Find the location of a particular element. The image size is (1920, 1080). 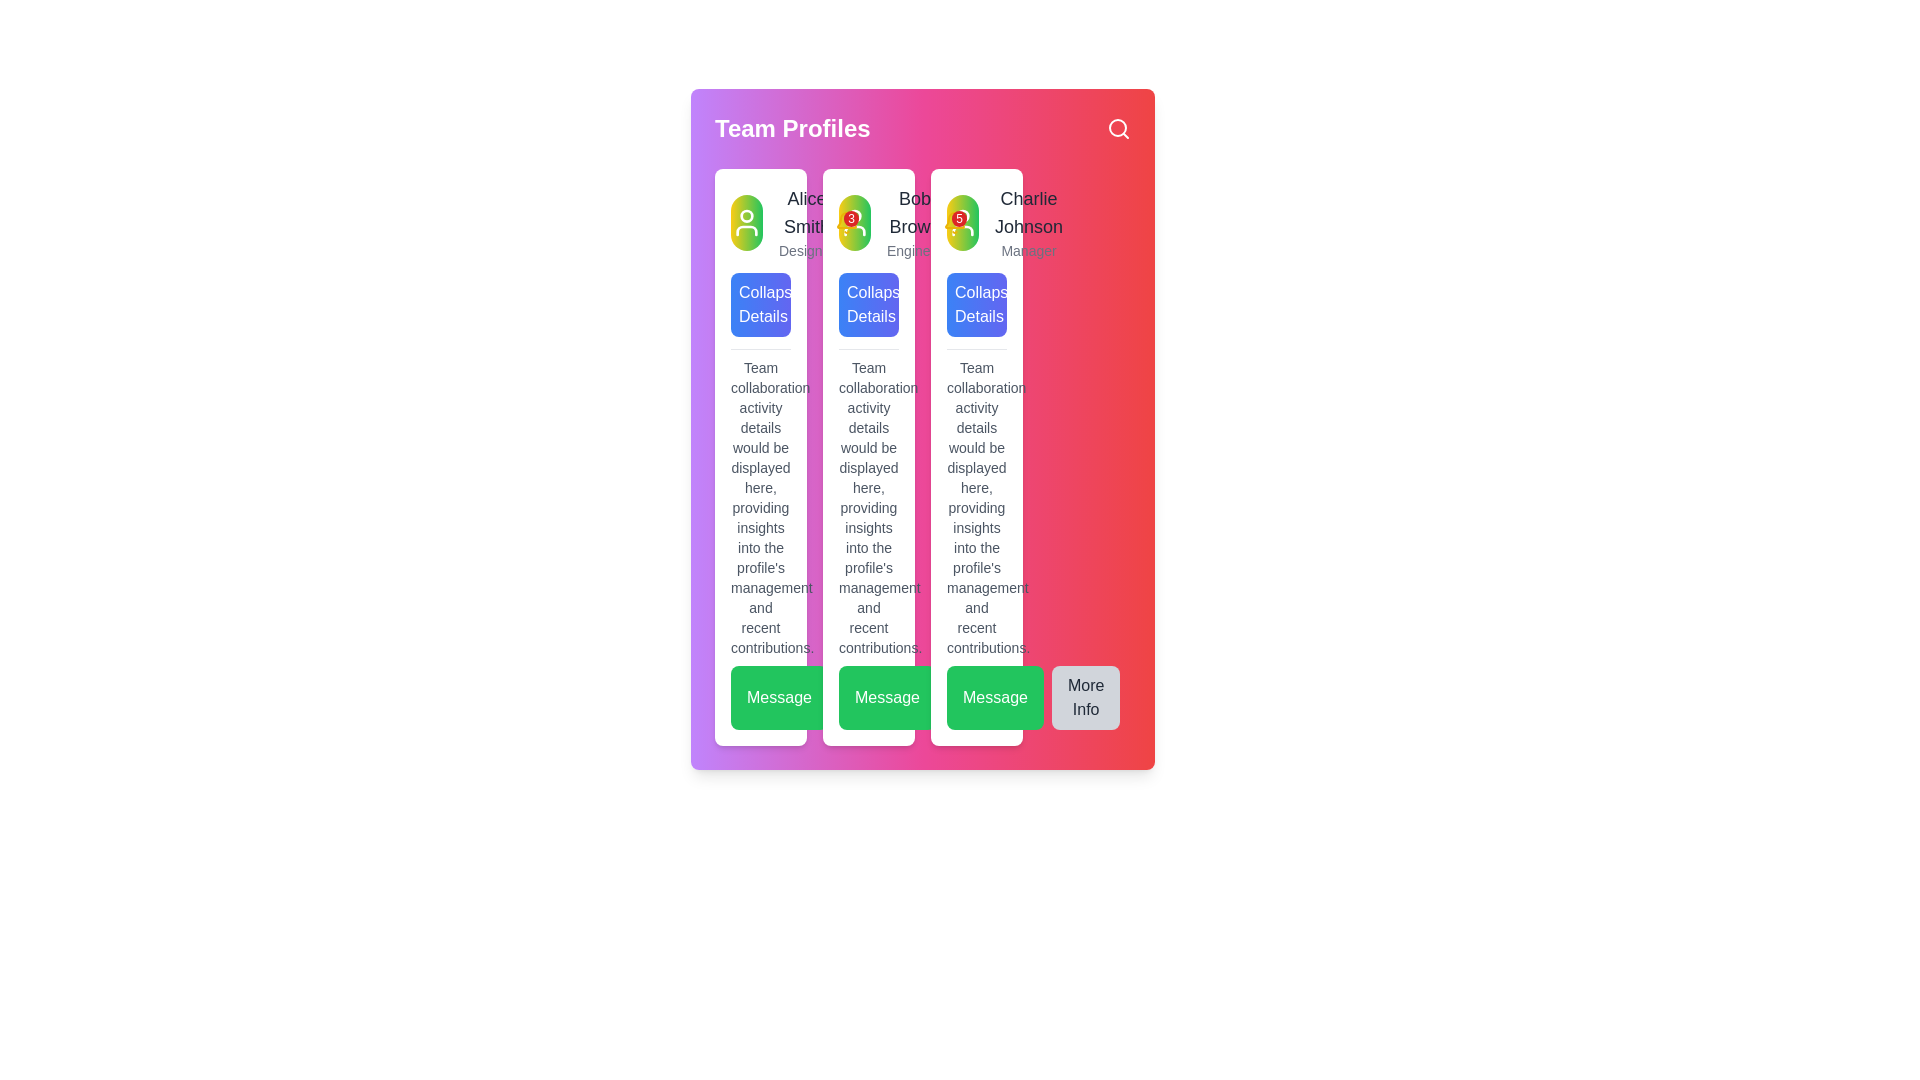

the largest text block that provides detailed information about team collaboration activity, located in the middle section of the profile card is located at coordinates (760, 538).